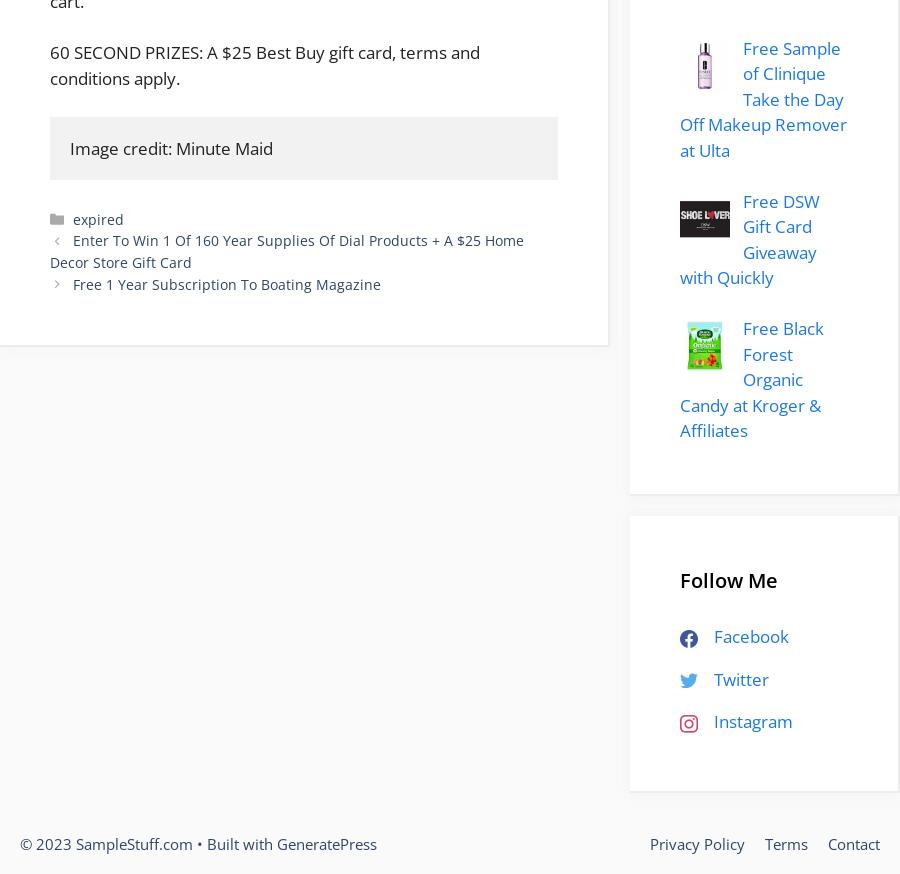  I want to click on 'Free Sample of Clinique Take the Day Off Makeup Remover at Ulta', so click(762, 98).